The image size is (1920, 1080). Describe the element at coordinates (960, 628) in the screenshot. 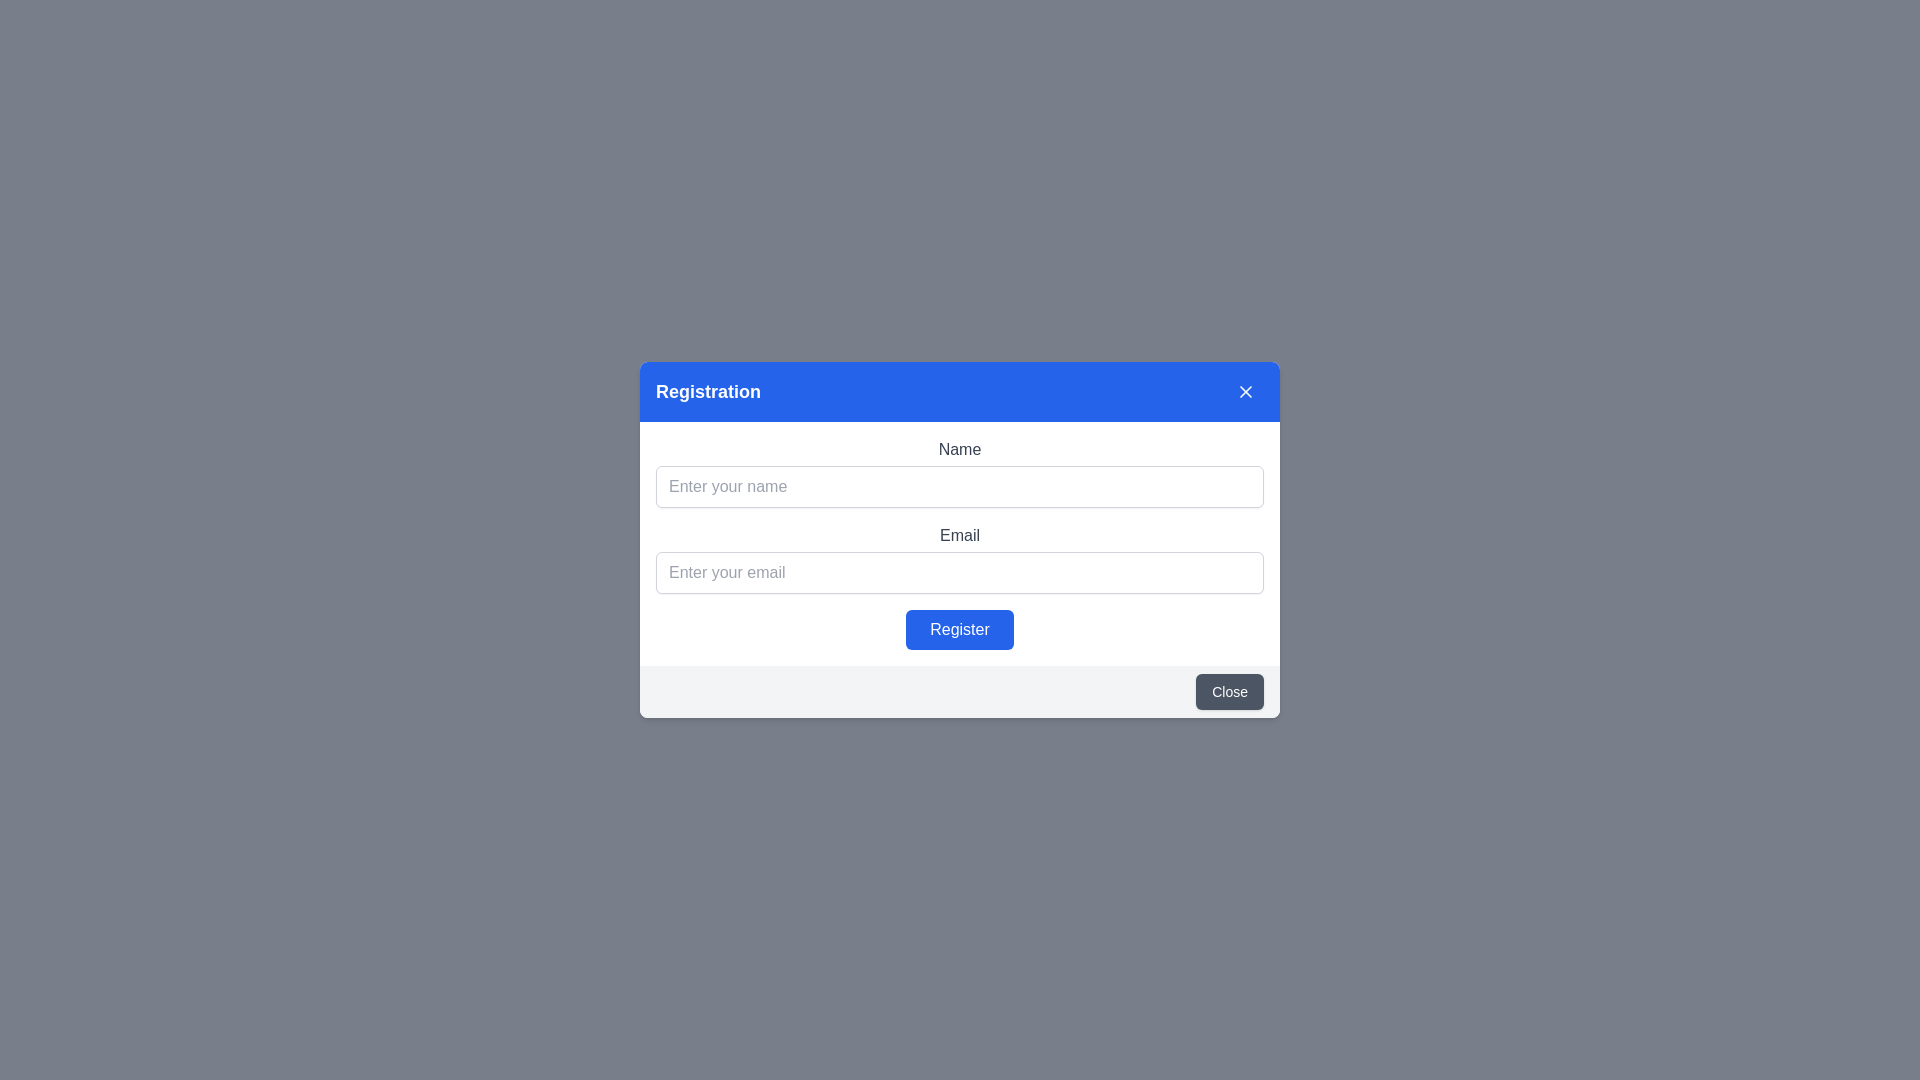

I see `the 'Register' button with rounded corners and a blue background to activate its hover effects` at that location.